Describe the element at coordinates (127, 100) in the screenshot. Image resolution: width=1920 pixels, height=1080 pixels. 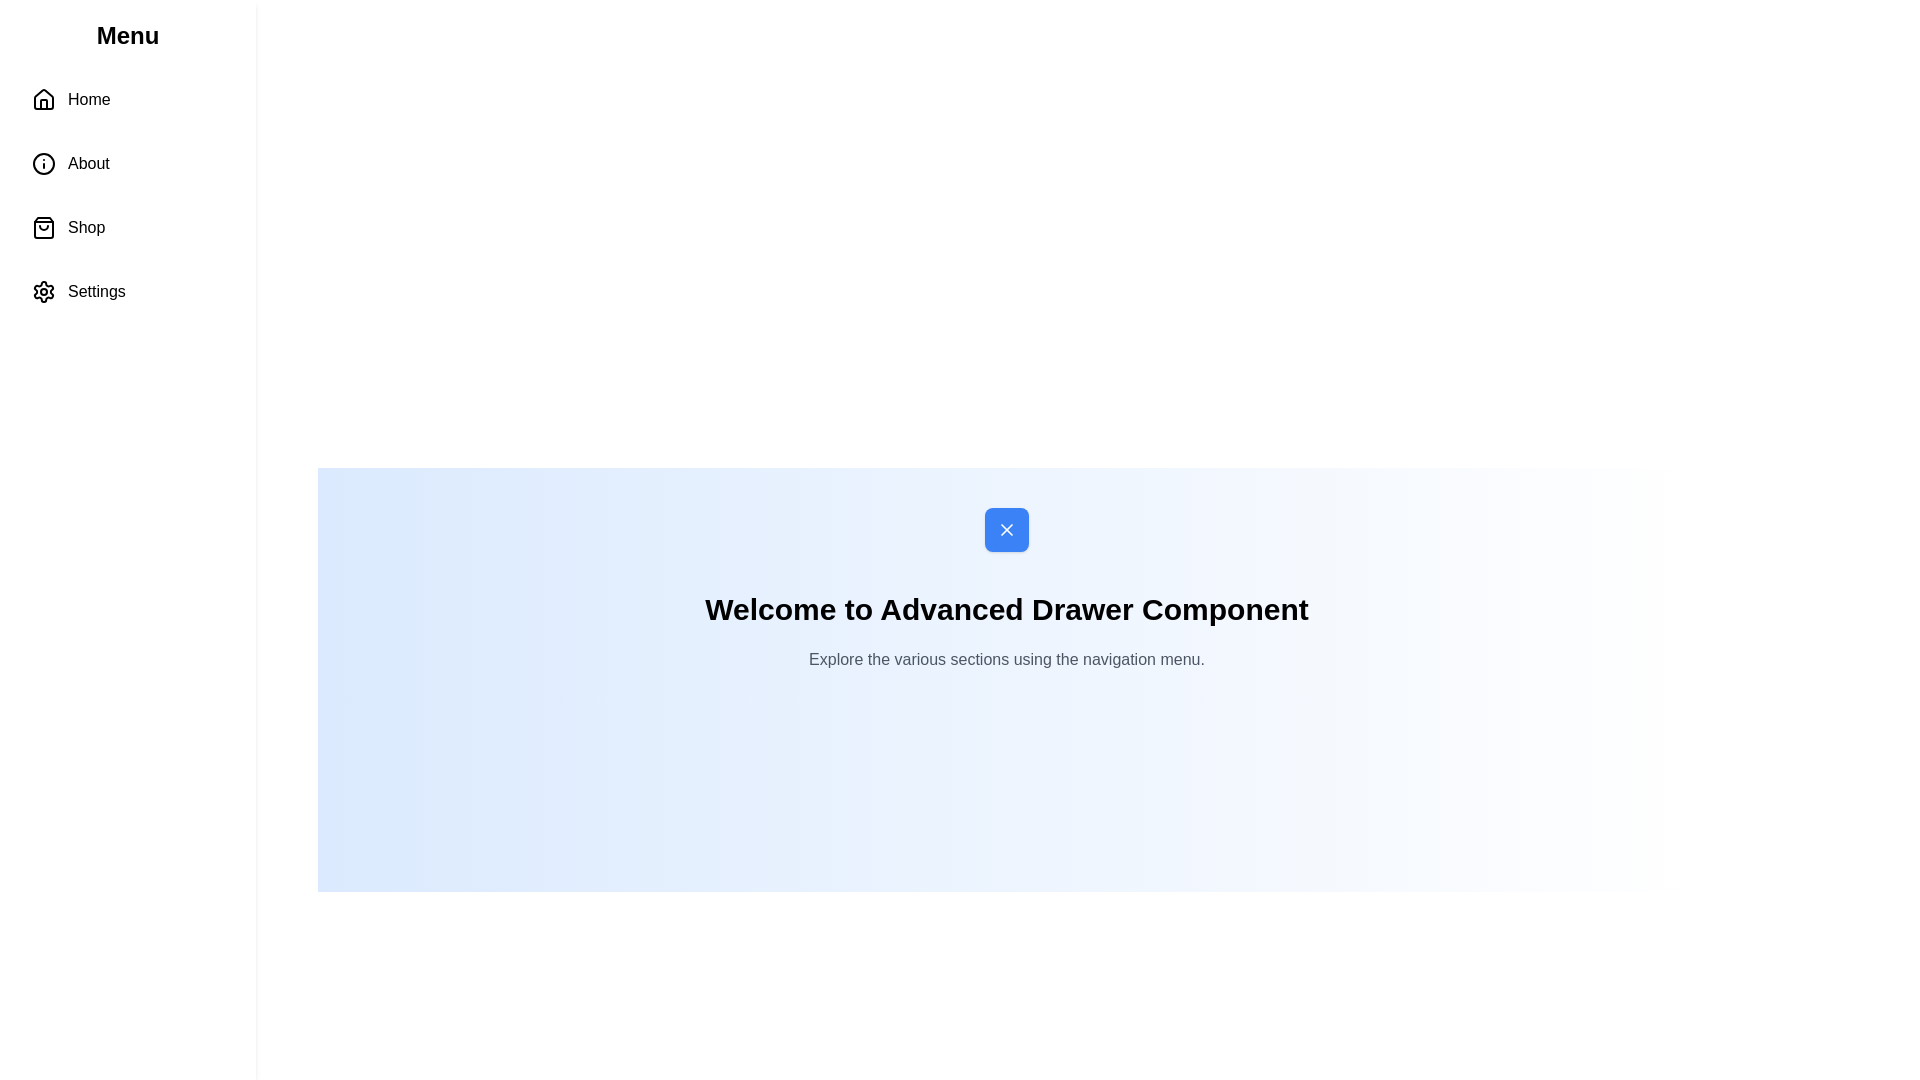
I see `keyboard navigation` at that location.